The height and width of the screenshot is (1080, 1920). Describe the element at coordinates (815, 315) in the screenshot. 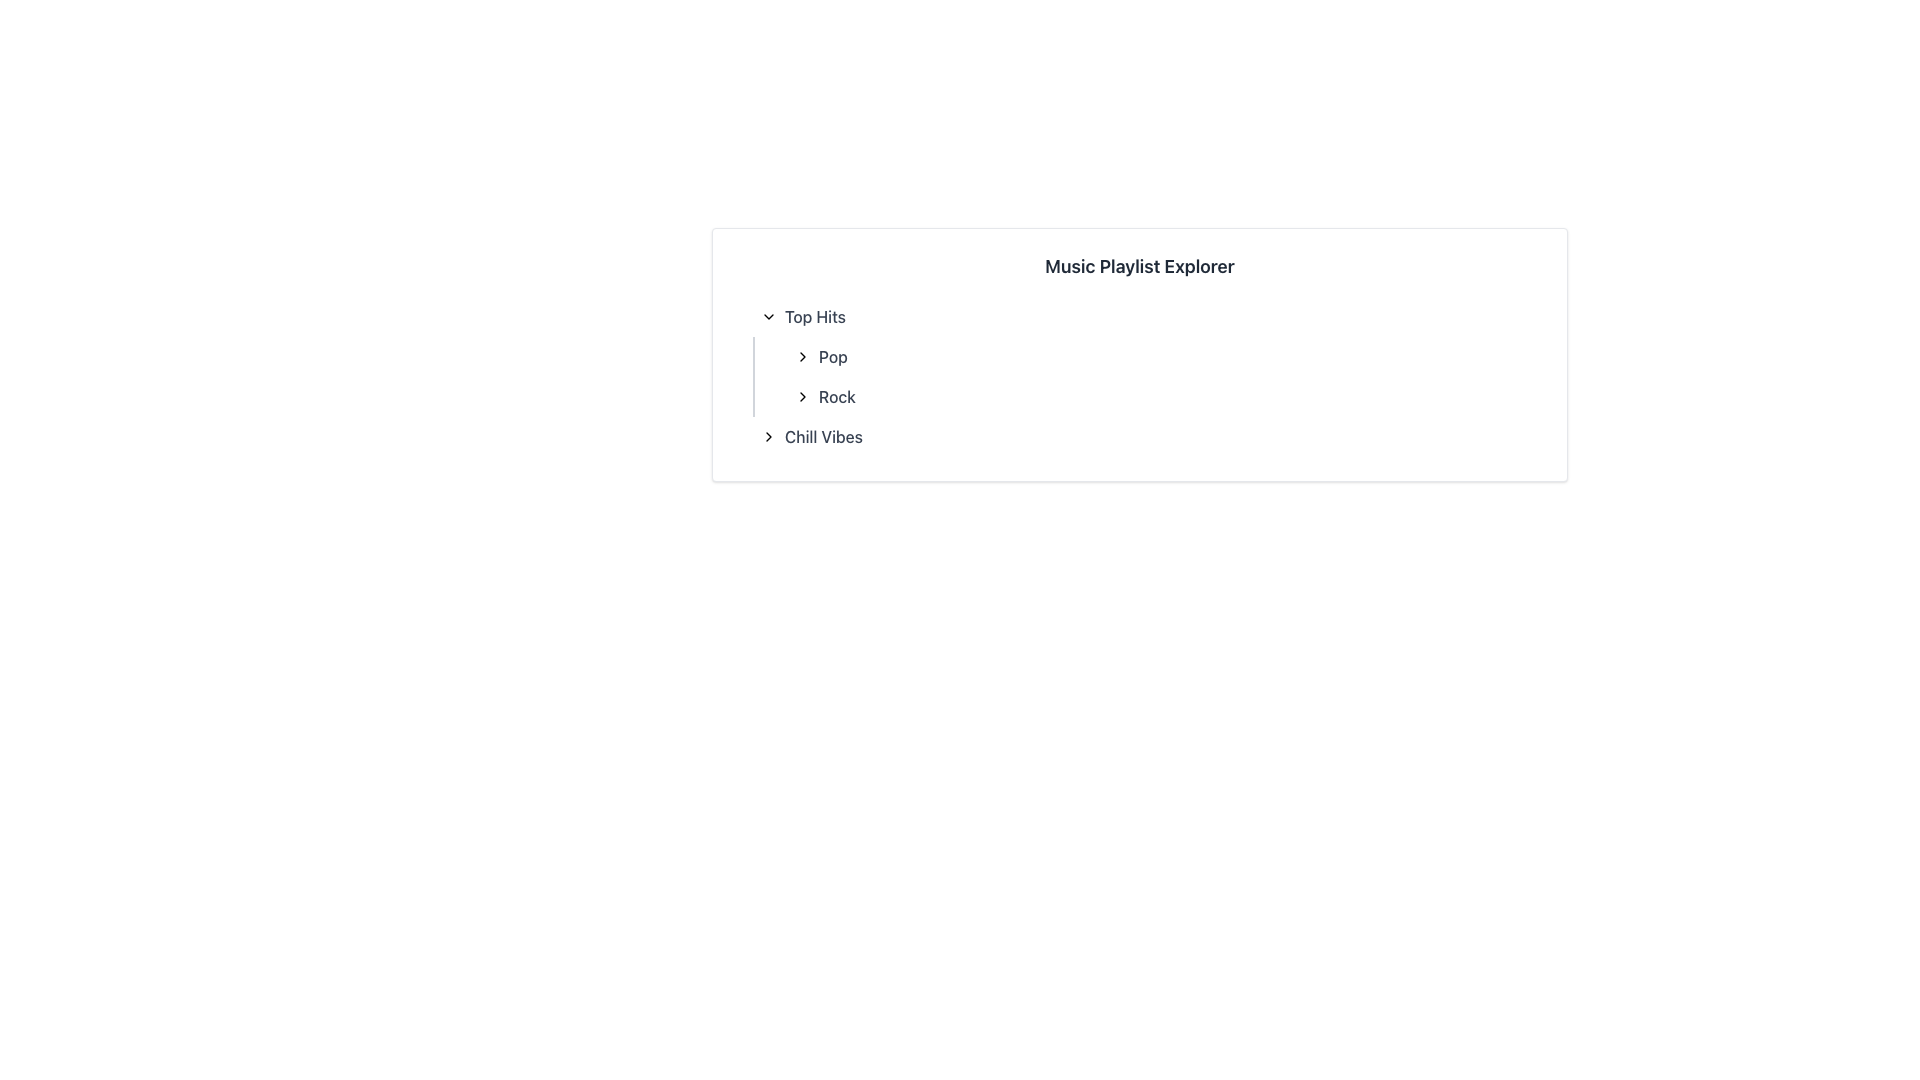

I see `the 'Top Hits' text label, which is displayed in medium font weight and gray color, located to the right of a chevron down icon in the Music Playlist Explorer interface` at that location.